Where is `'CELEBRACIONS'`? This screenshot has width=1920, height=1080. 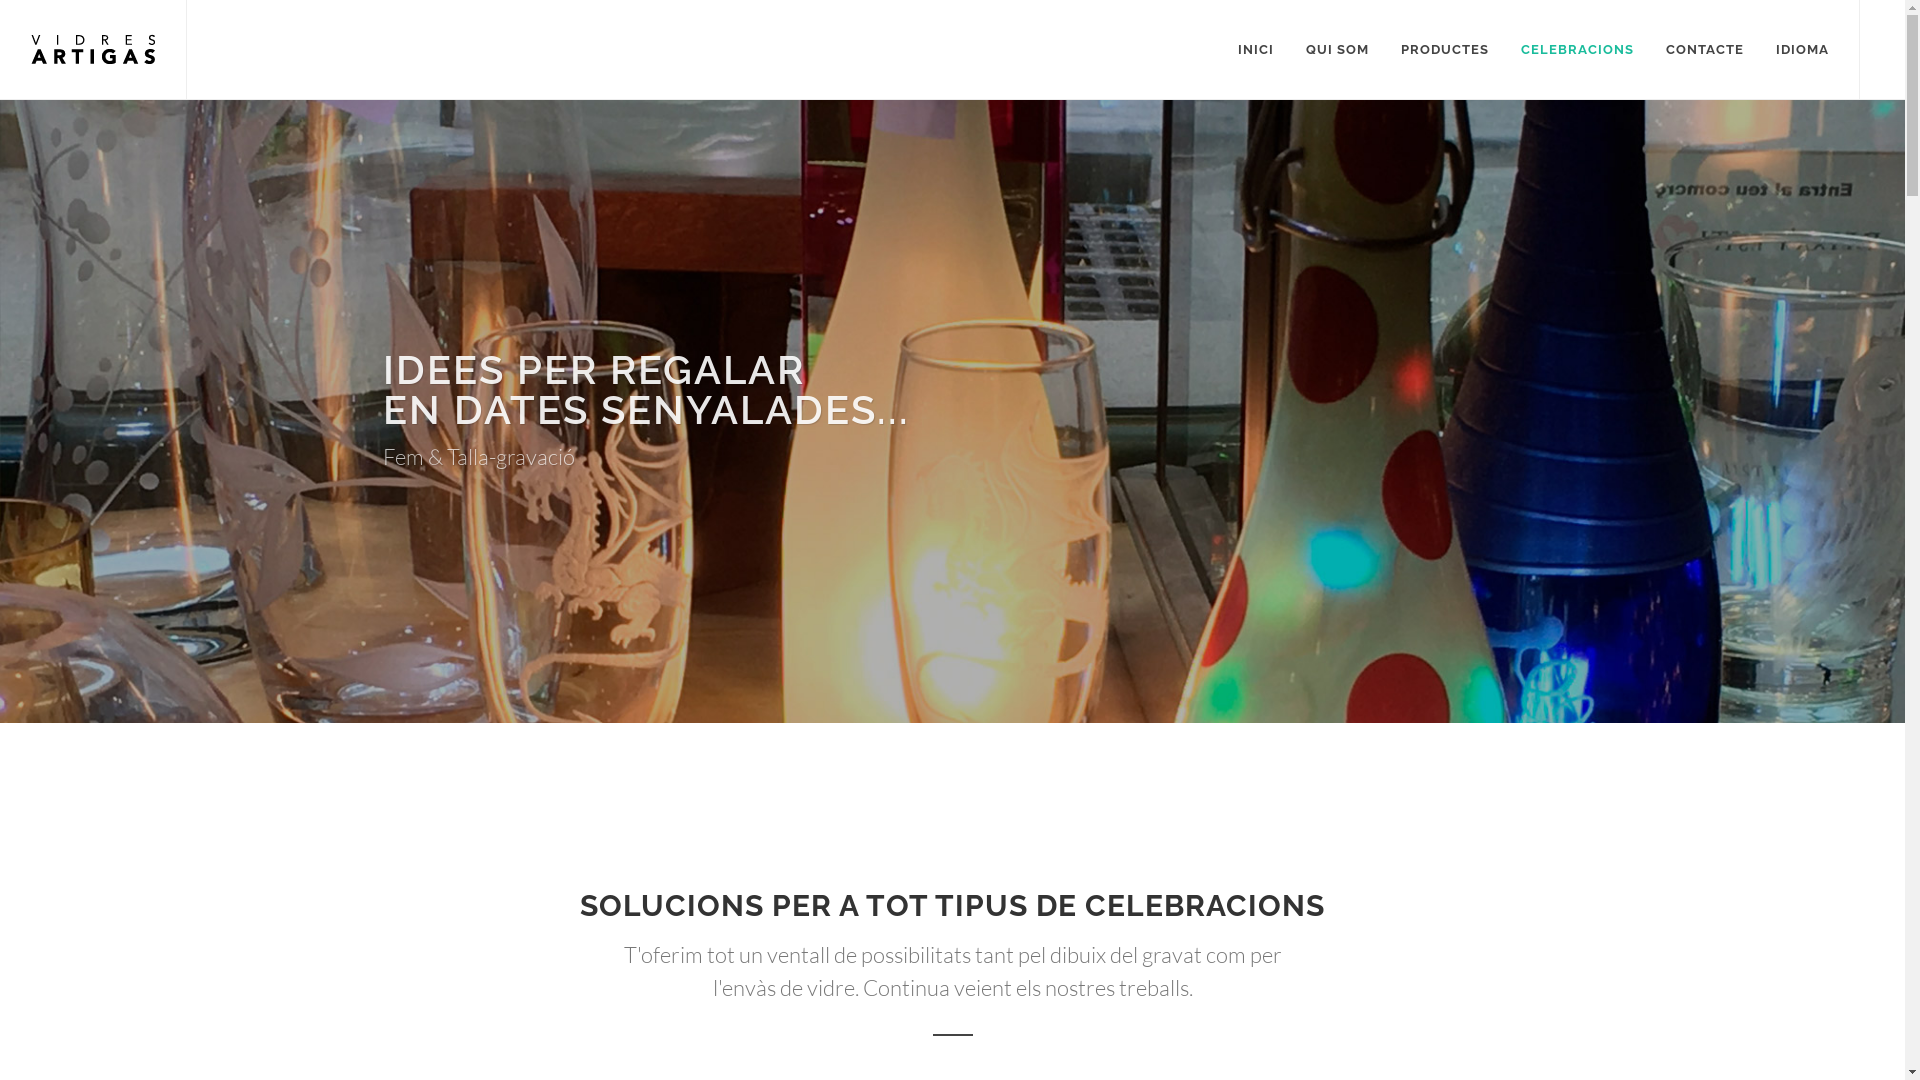
'CELEBRACIONS' is located at coordinates (1576, 49).